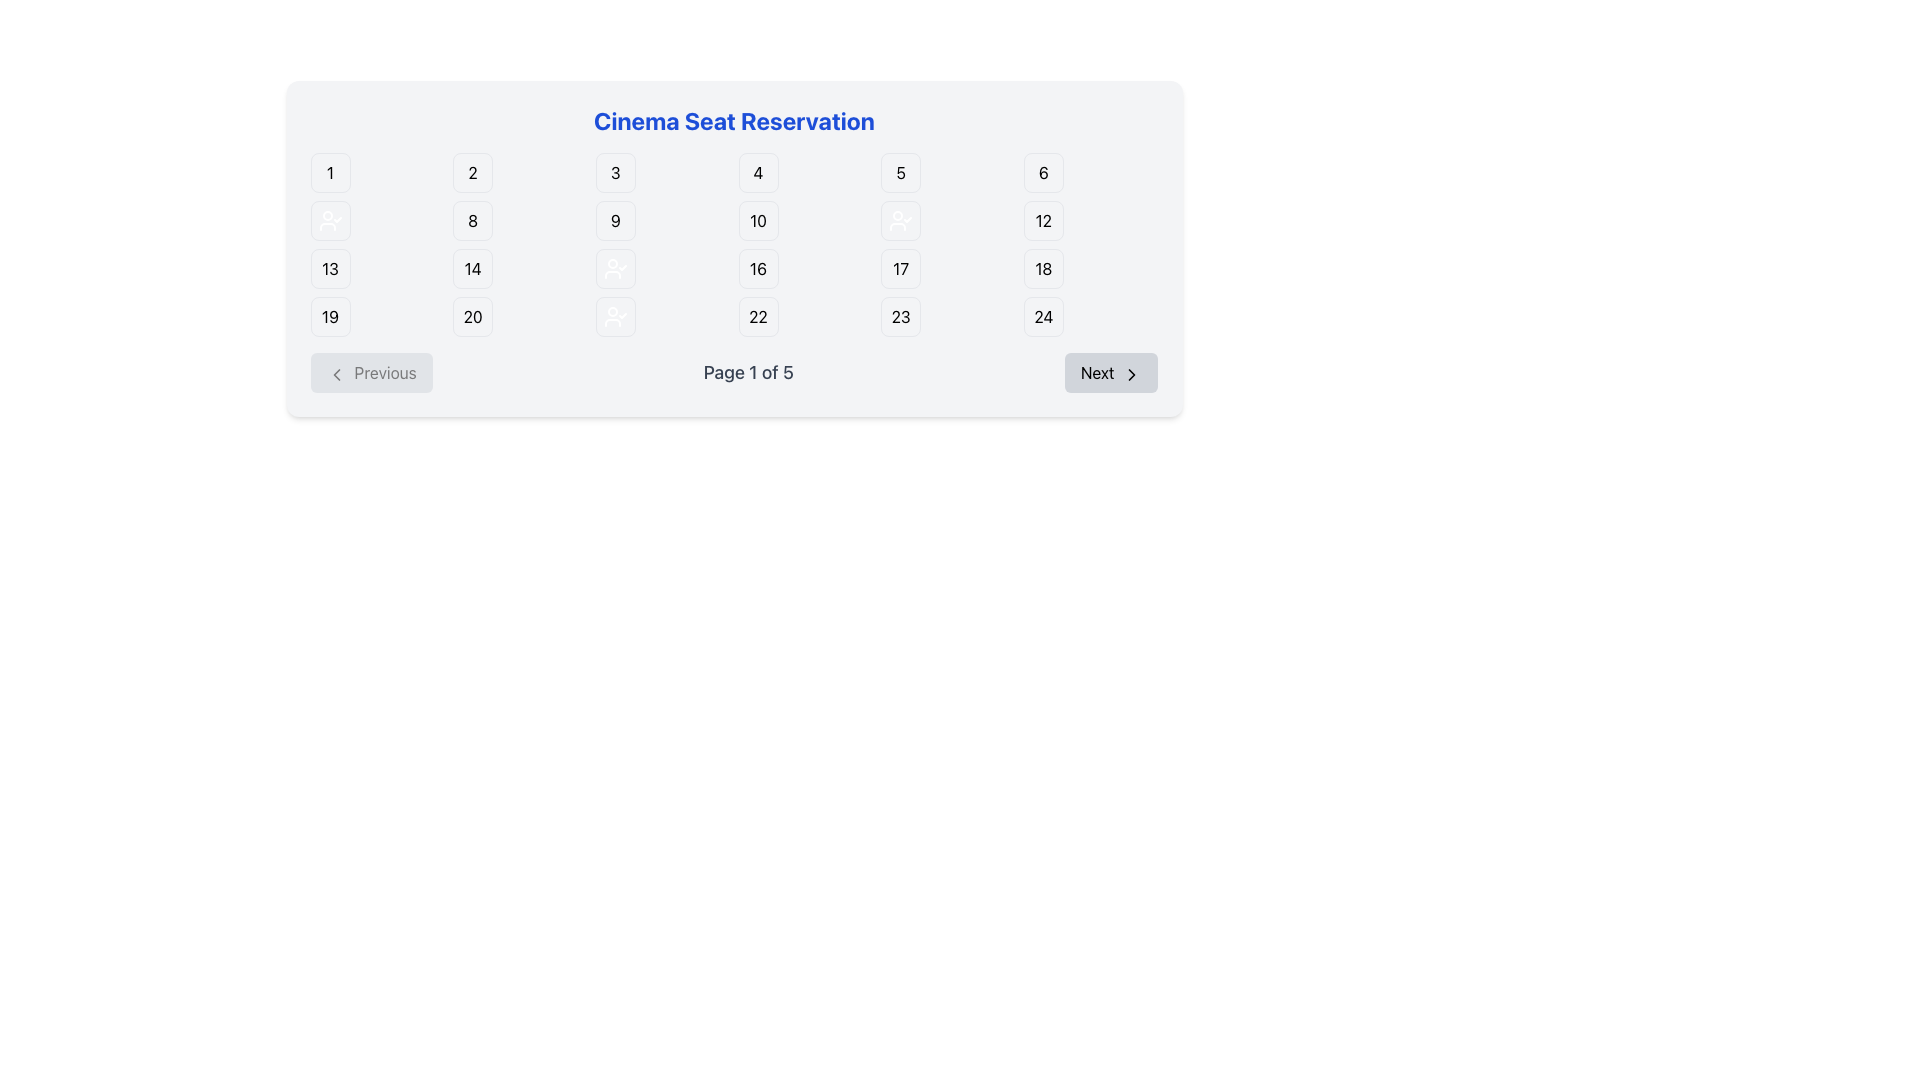 The height and width of the screenshot is (1080, 1920). What do you see at coordinates (472, 268) in the screenshot?
I see `the square button-like UI element representing a selectable seat in the reservation system, located in the third row and second column of the seat selection interface` at bounding box center [472, 268].